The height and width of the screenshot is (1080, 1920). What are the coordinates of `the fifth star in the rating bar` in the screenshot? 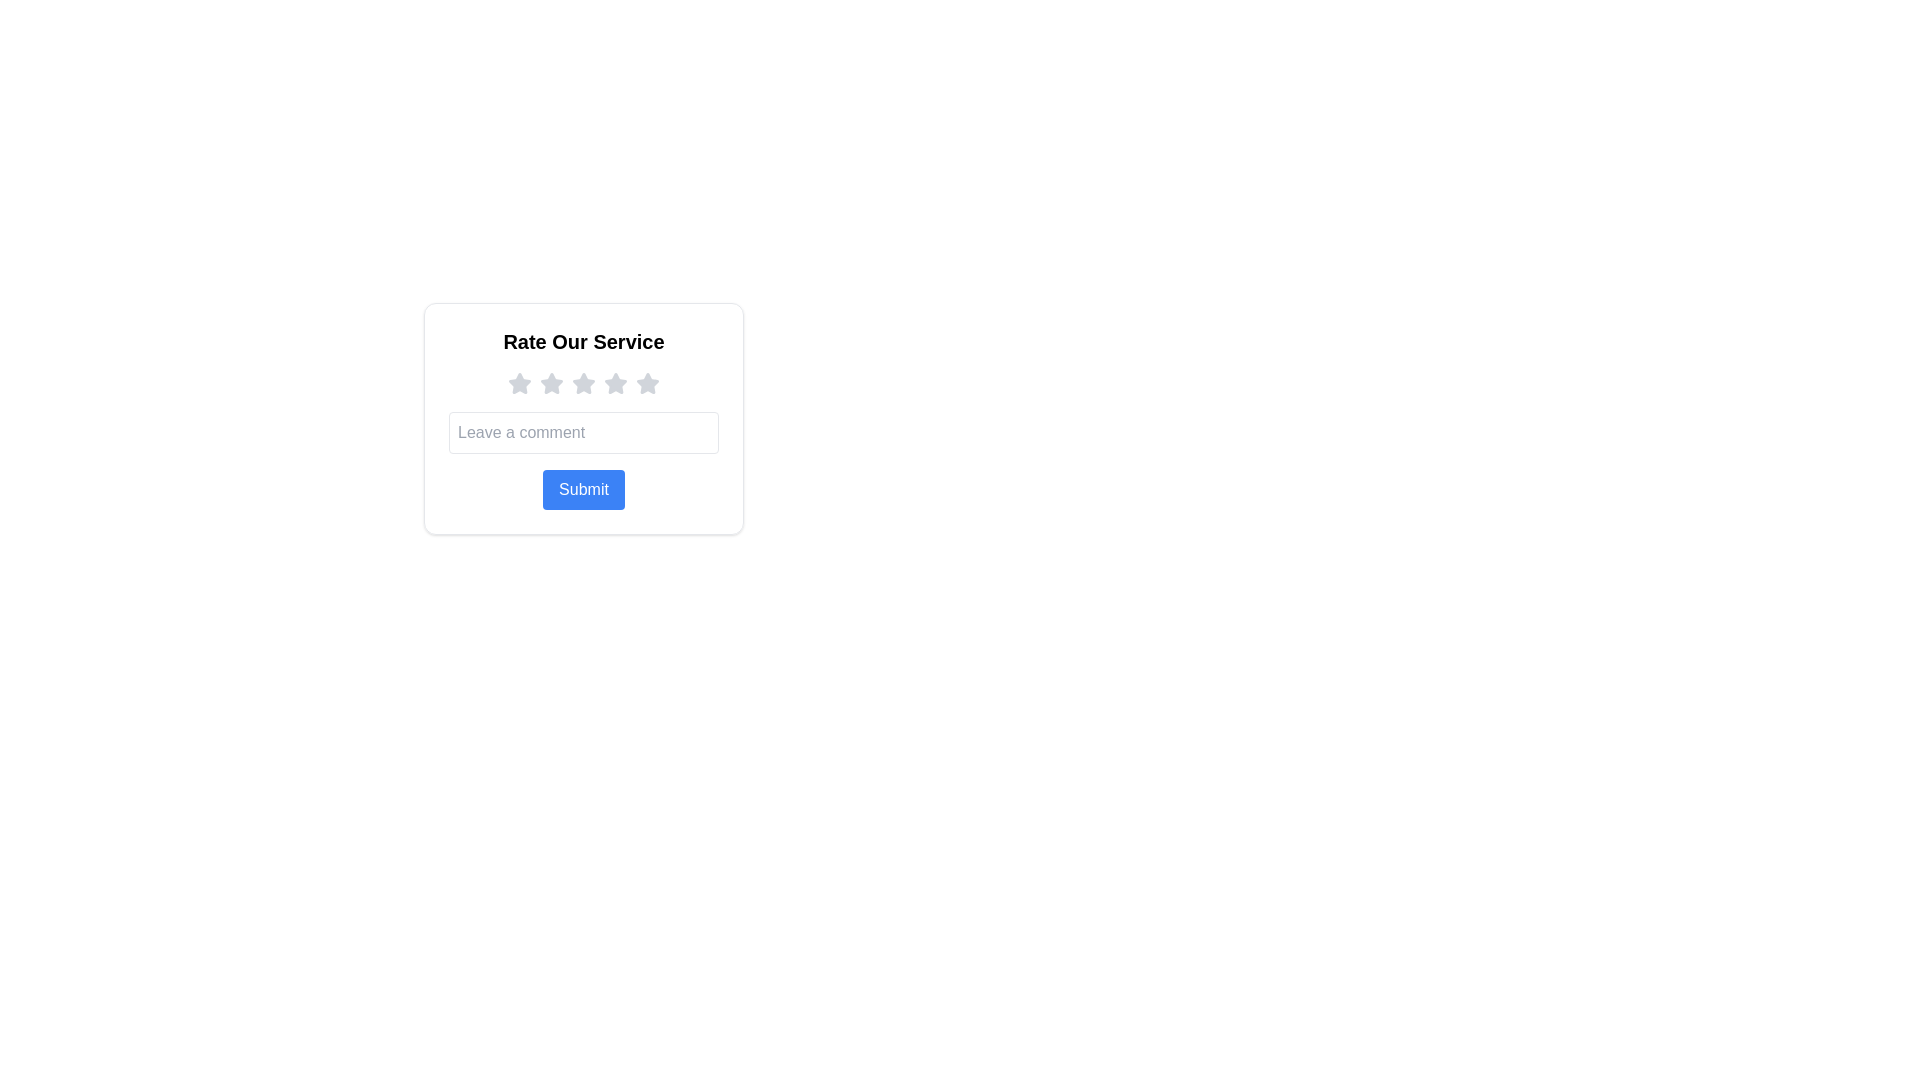 It's located at (648, 384).